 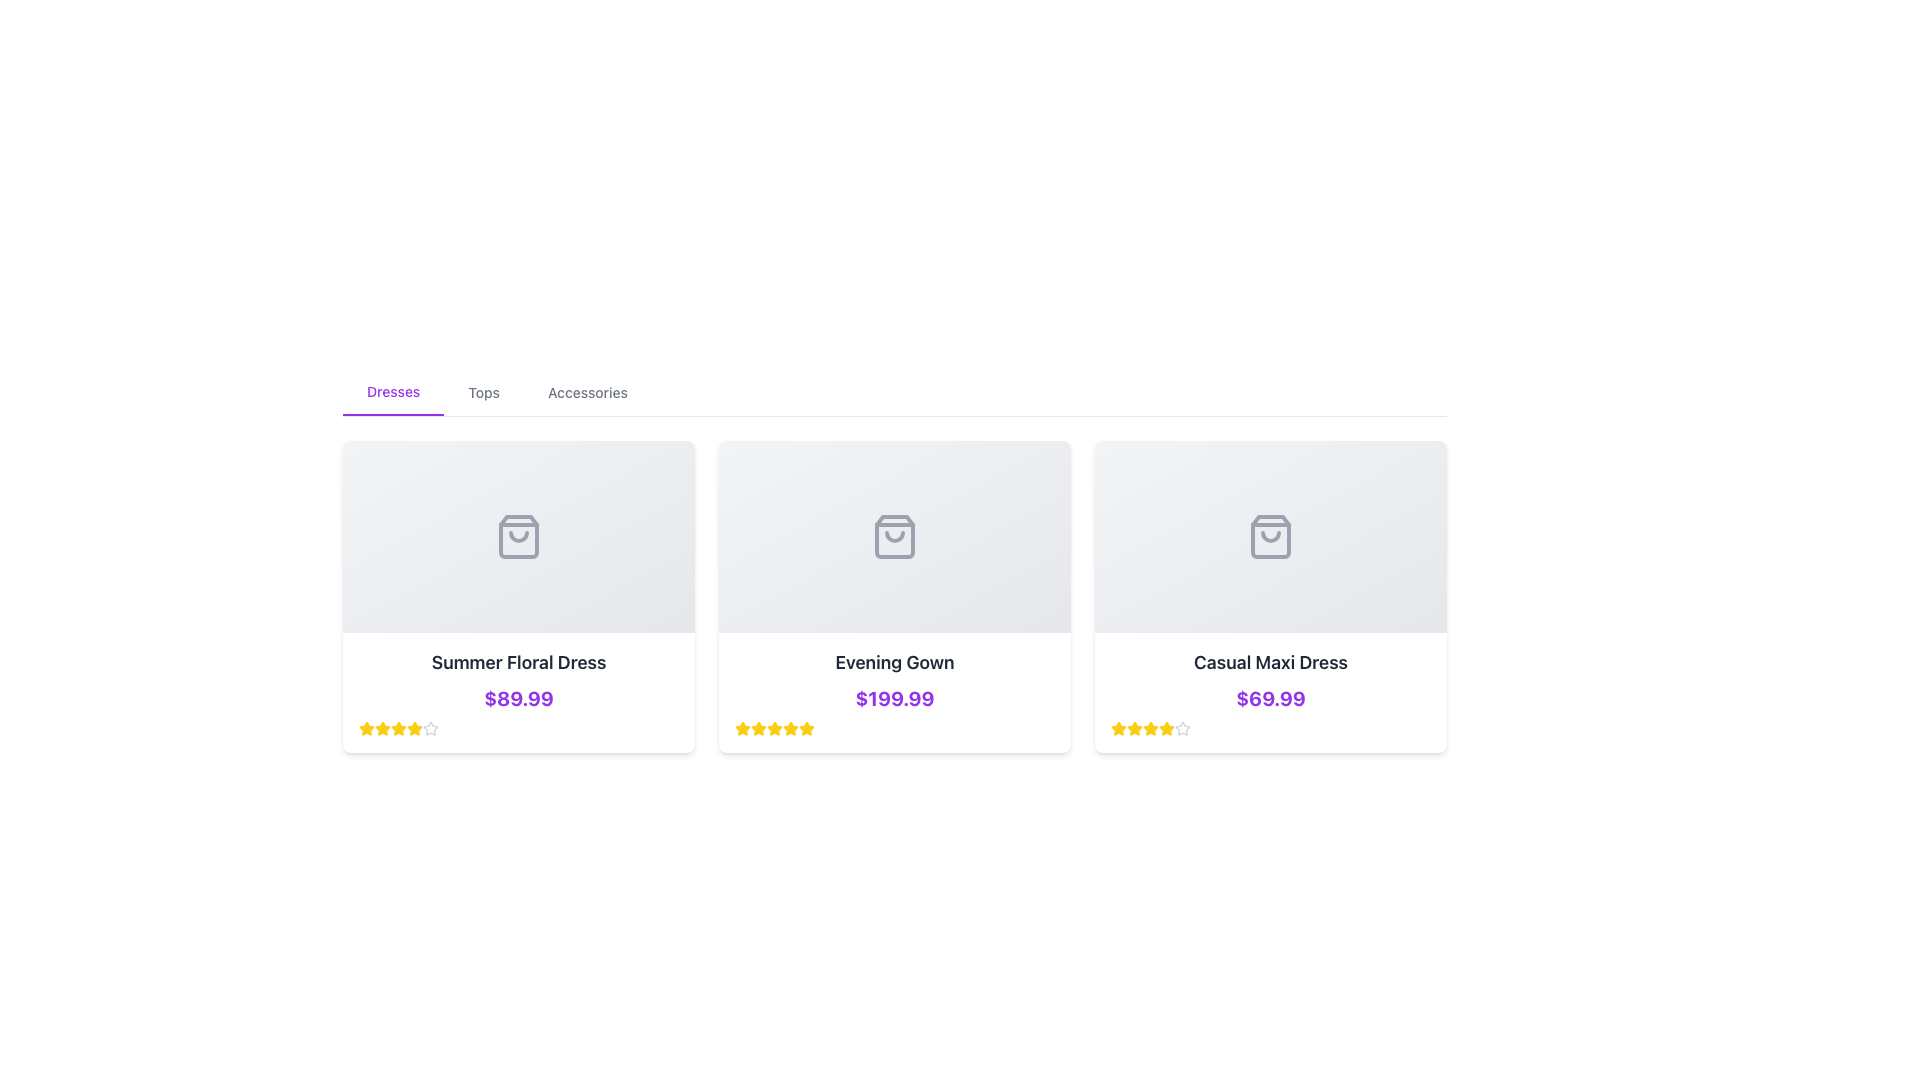 I want to click on the sixth yellow star icon in the rating sequence below the 'Summer Floral Dress' card, so click(x=413, y=729).